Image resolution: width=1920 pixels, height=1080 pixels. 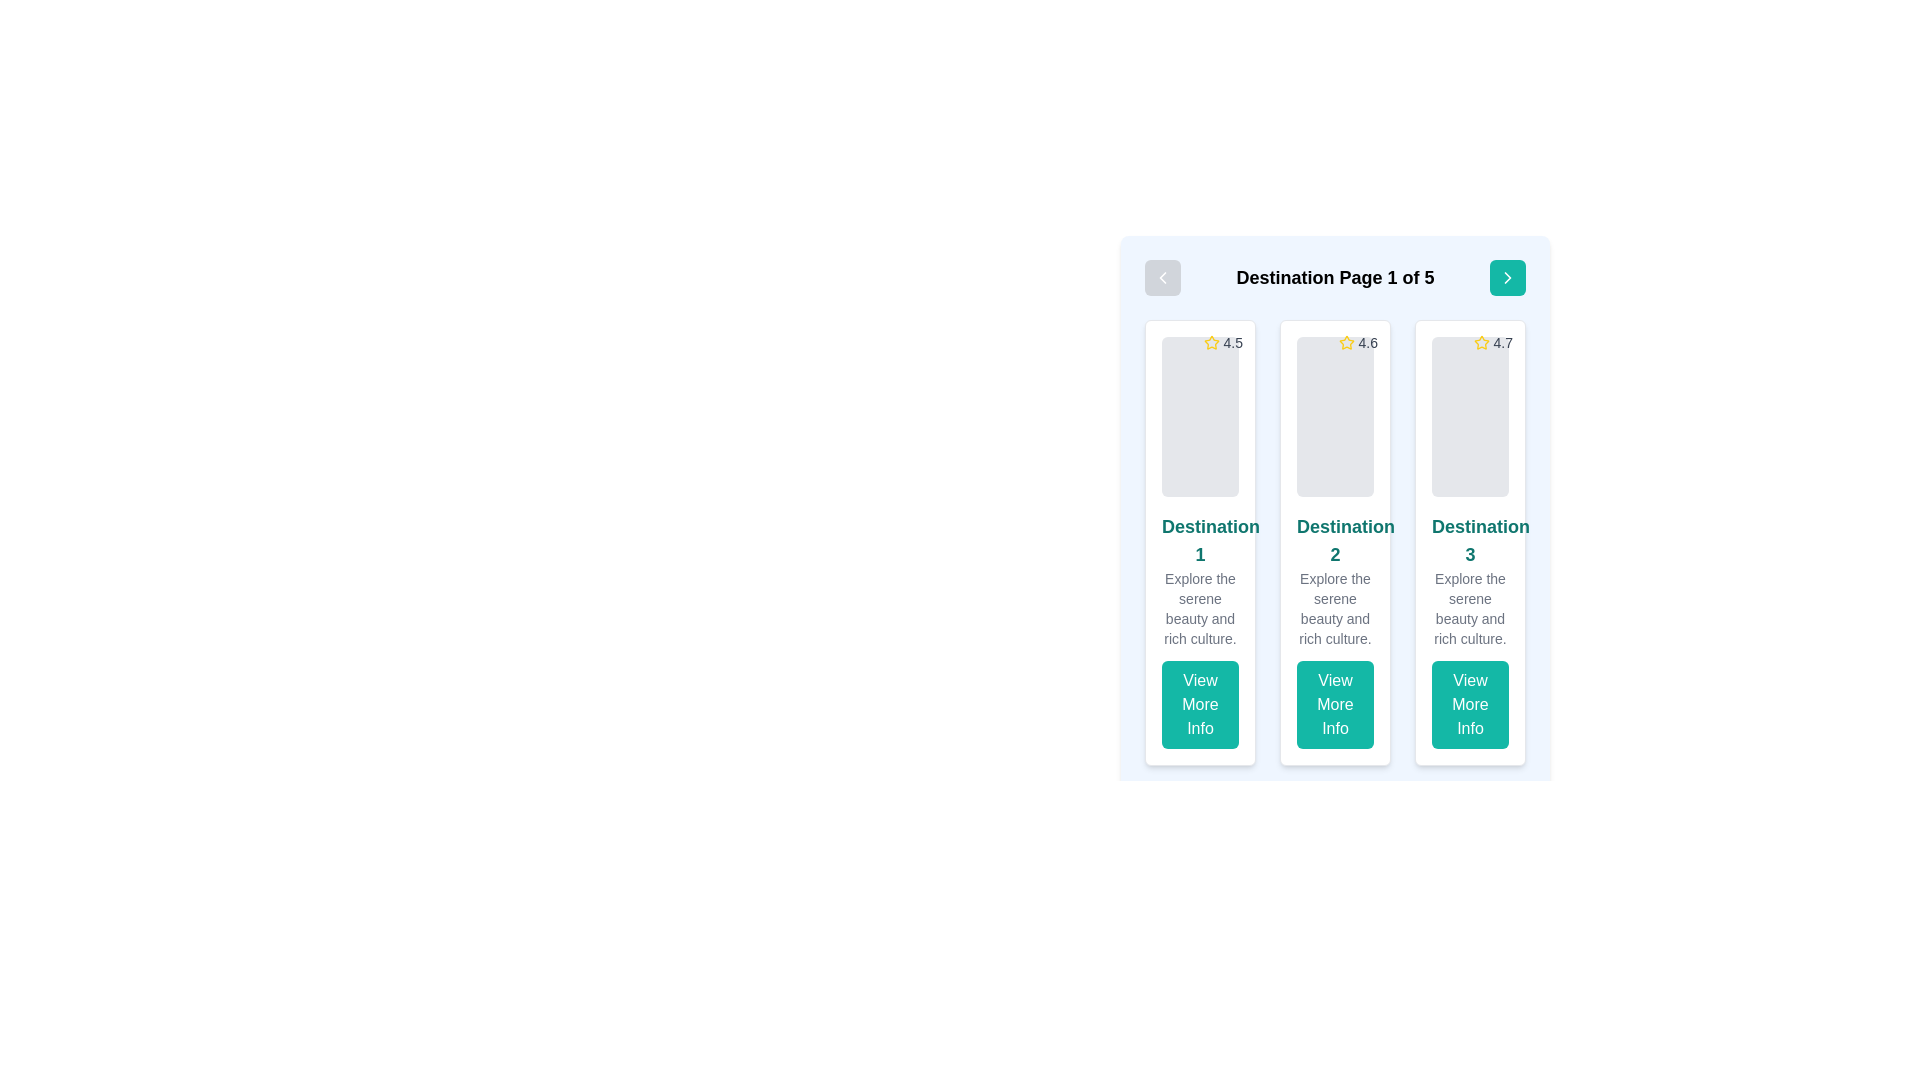 I want to click on the static display with a star icon and text label located in the upper-right corner of the card labeled 'Destination 3', just above the image section, so click(x=1493, y=342).